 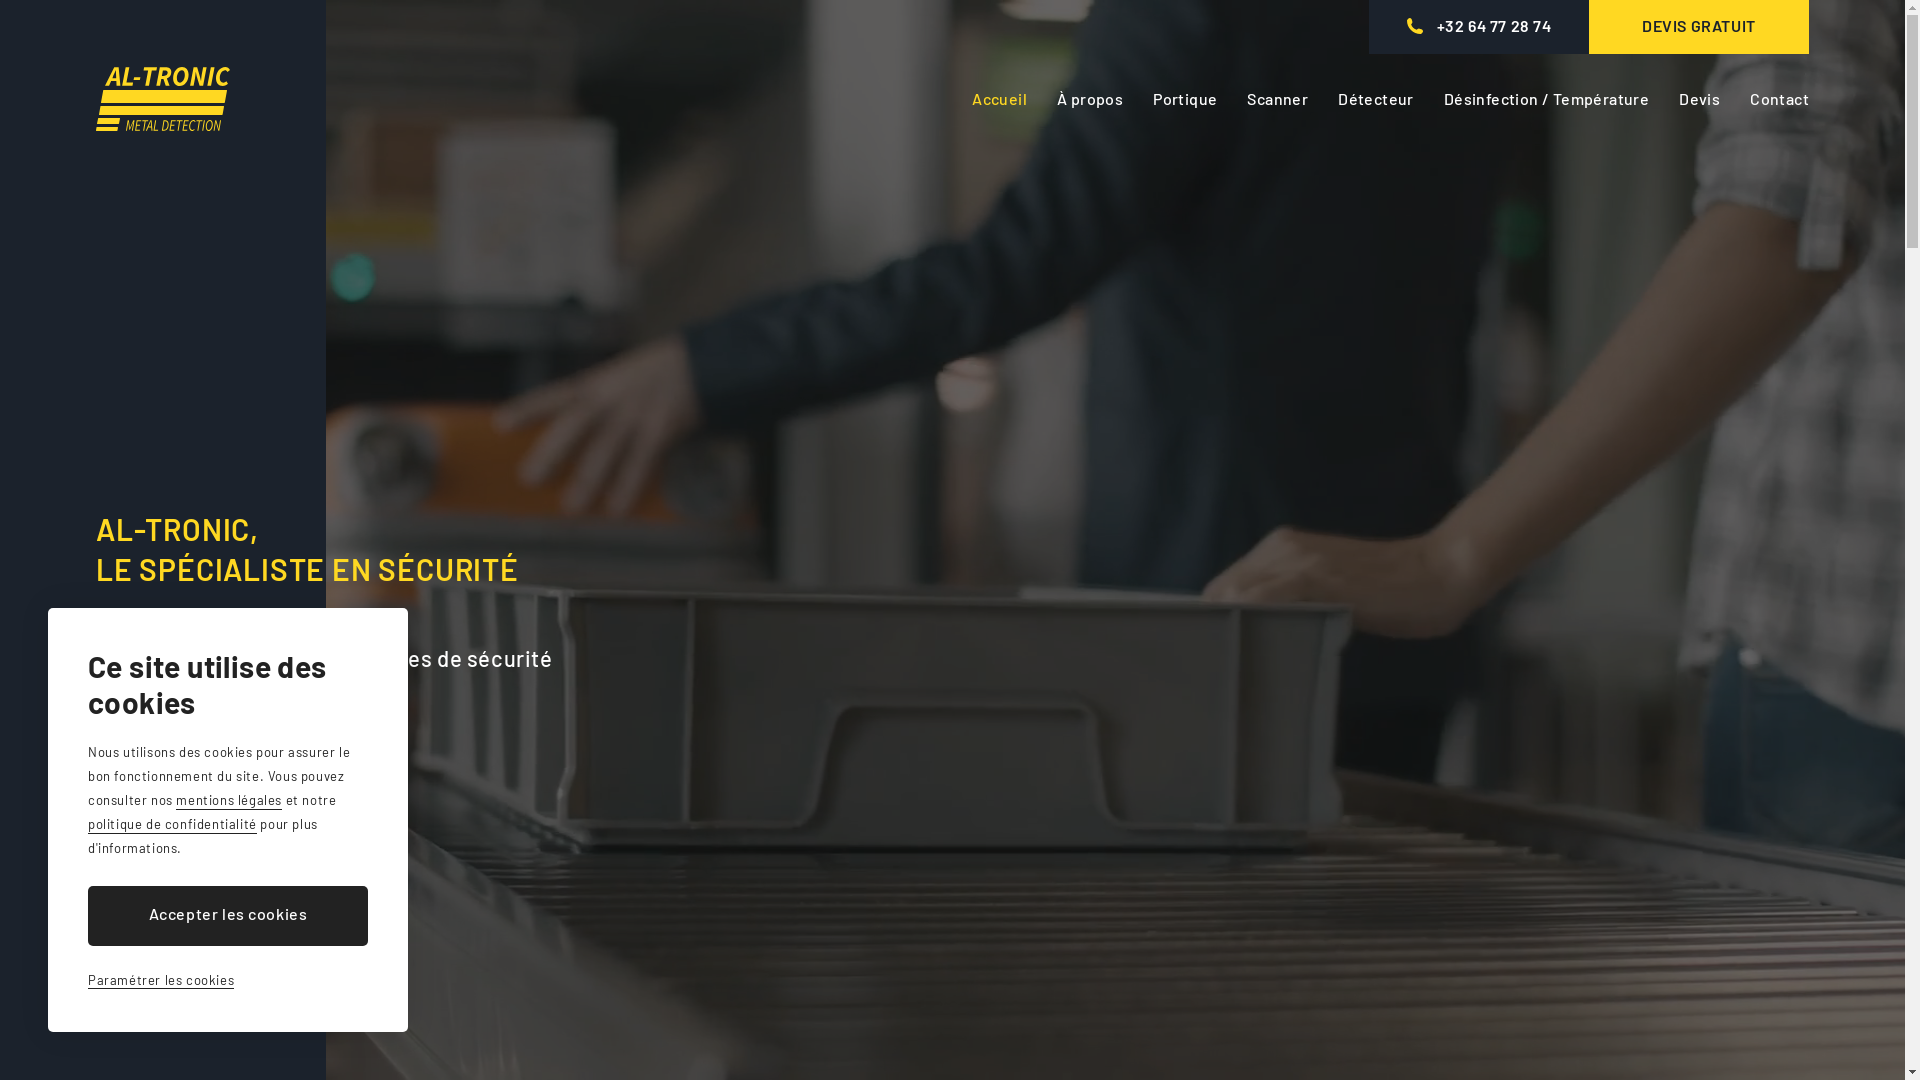 What do you see at coordinates (1698, 27) in the screenshot?
I see `'DEVIS GRATUIT'` at bounding box center [1698, 27].